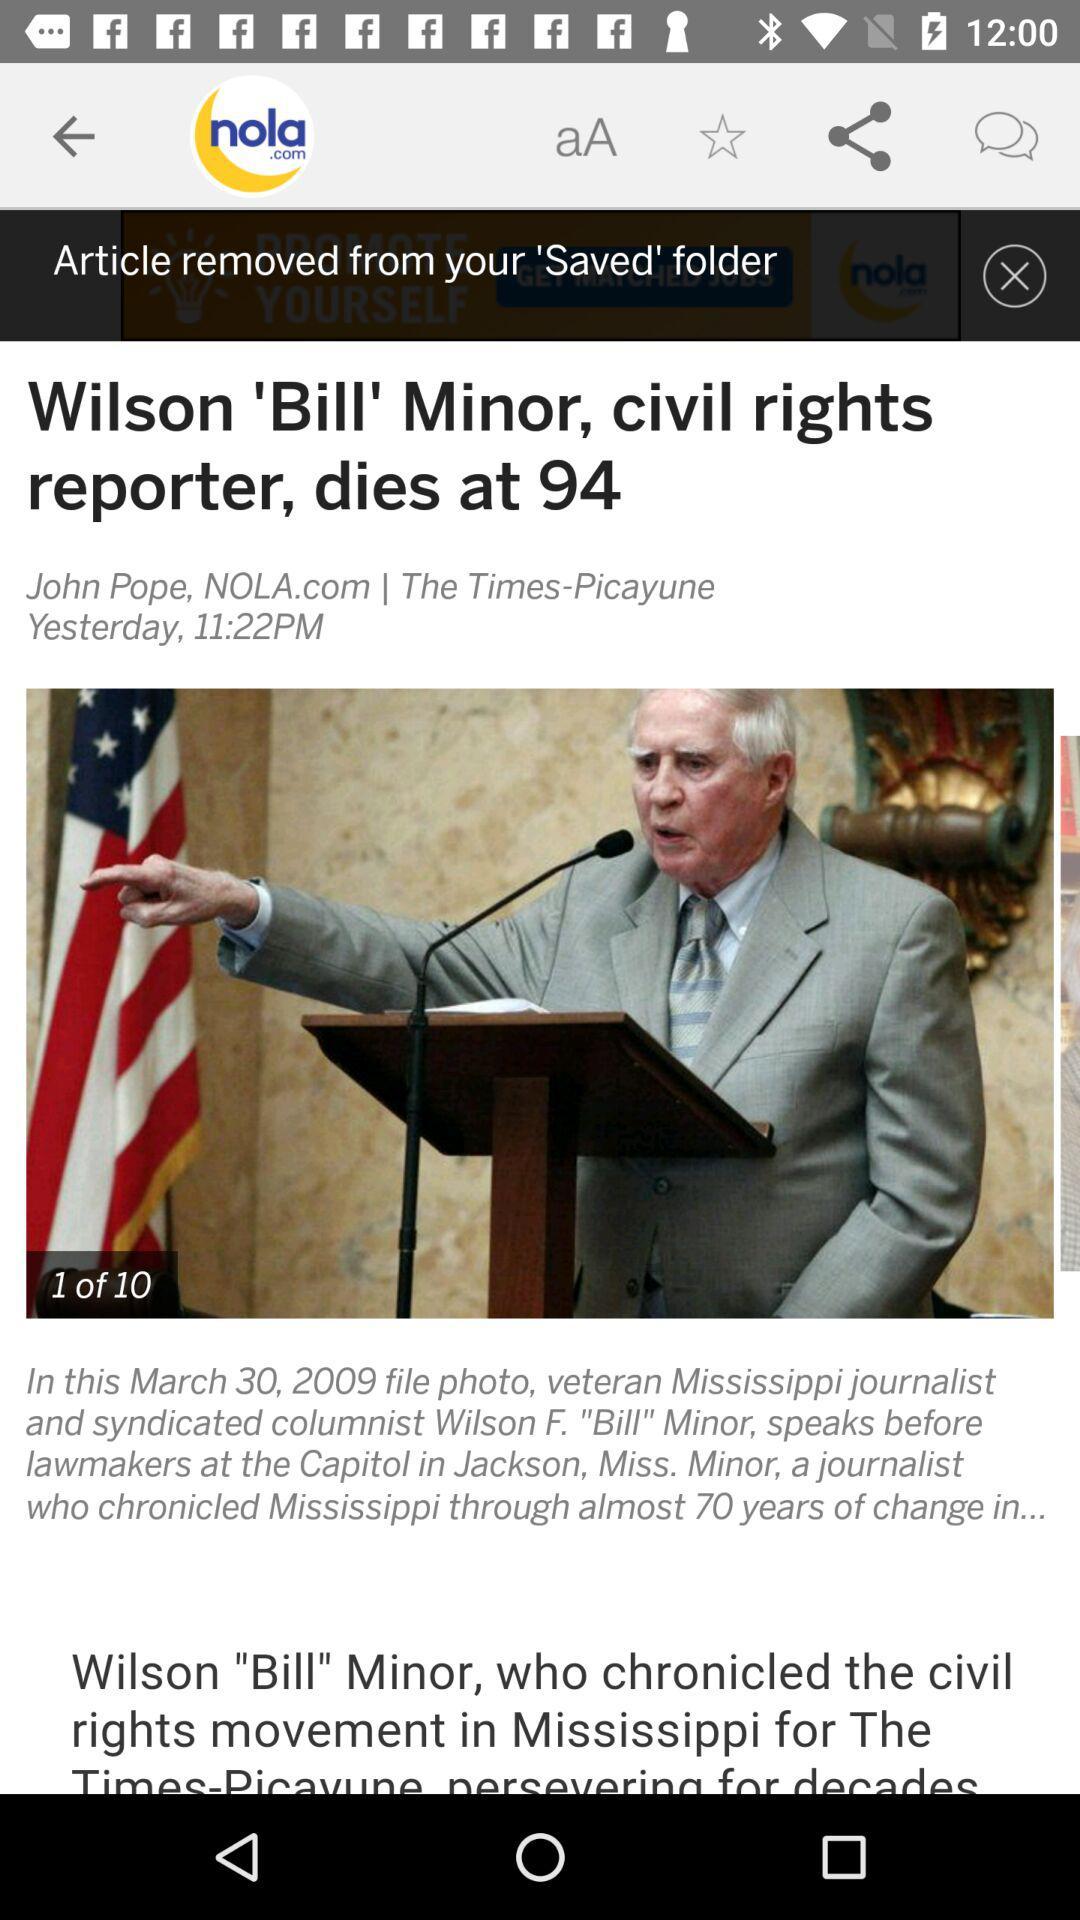  I want to click on button, so click(1014, 274).